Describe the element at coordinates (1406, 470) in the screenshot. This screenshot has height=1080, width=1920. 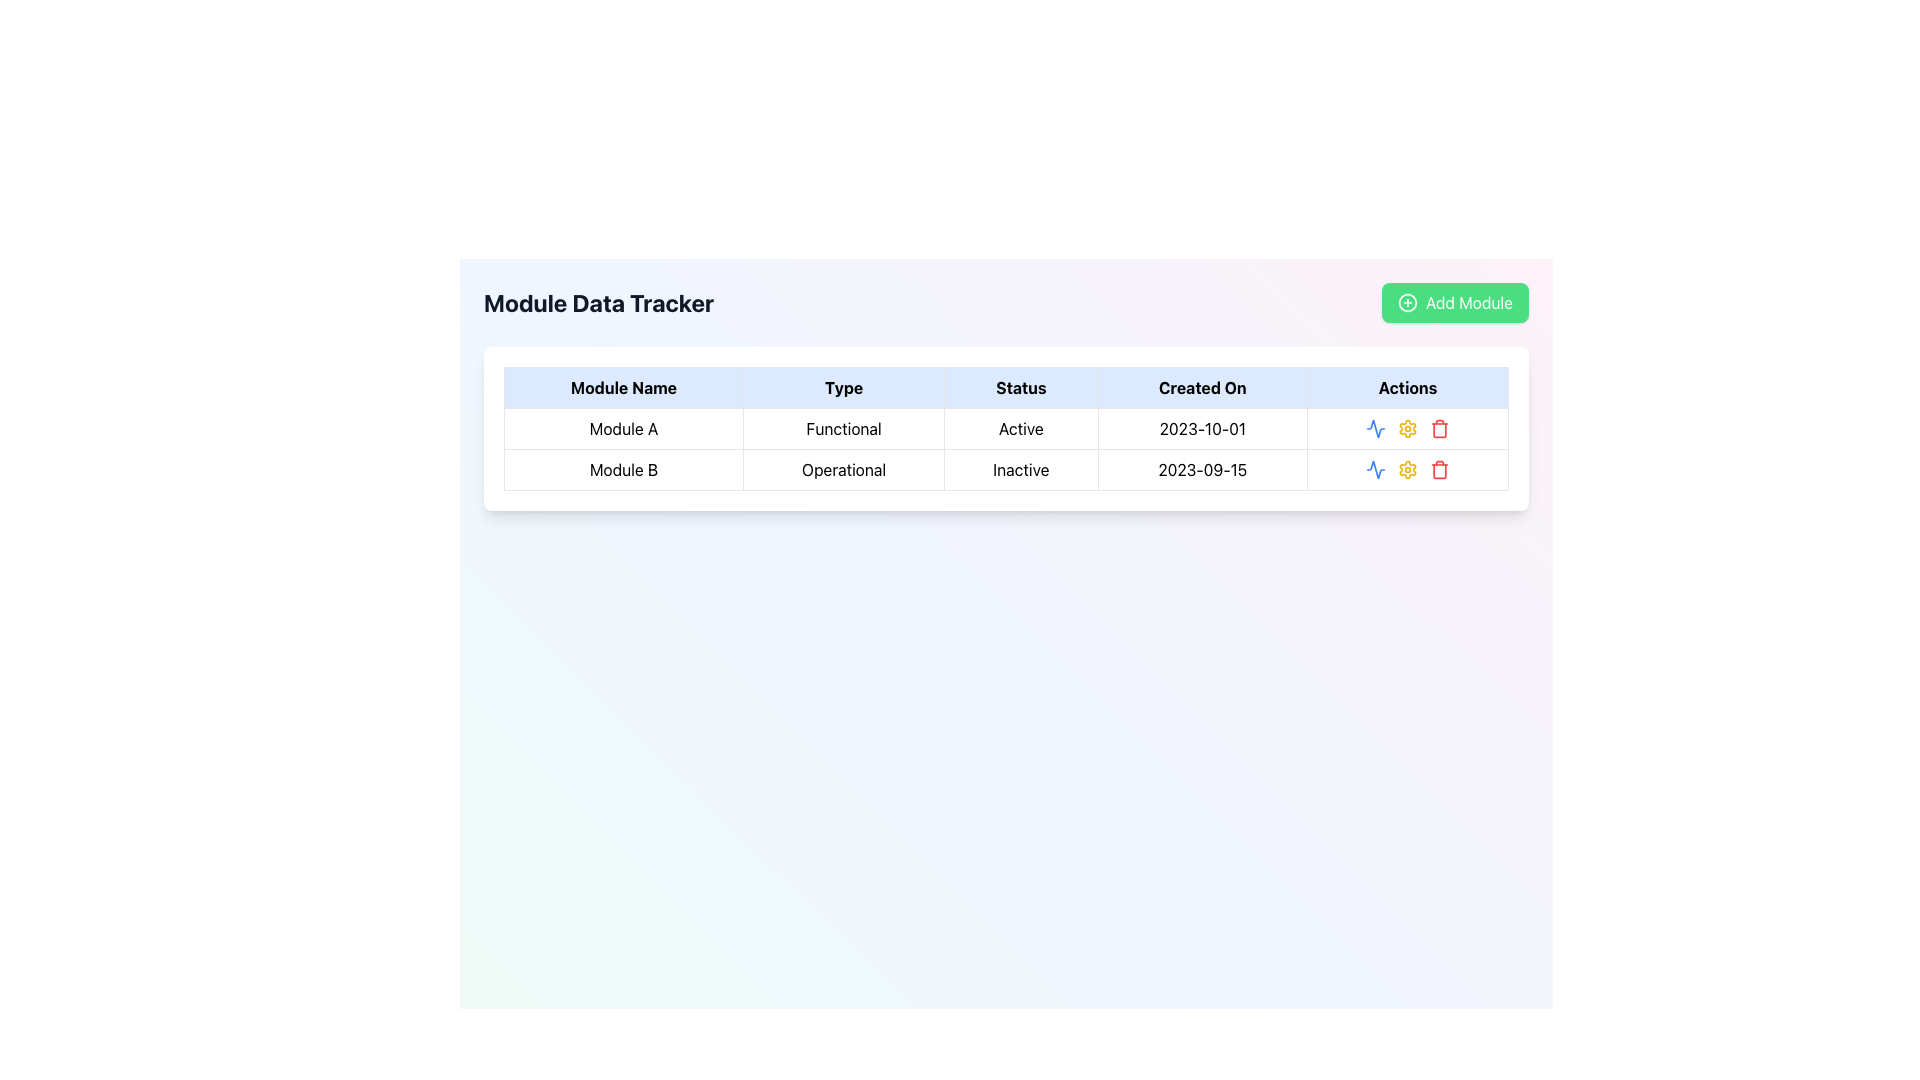
I see `the yellow cogwheel icon` at that location.